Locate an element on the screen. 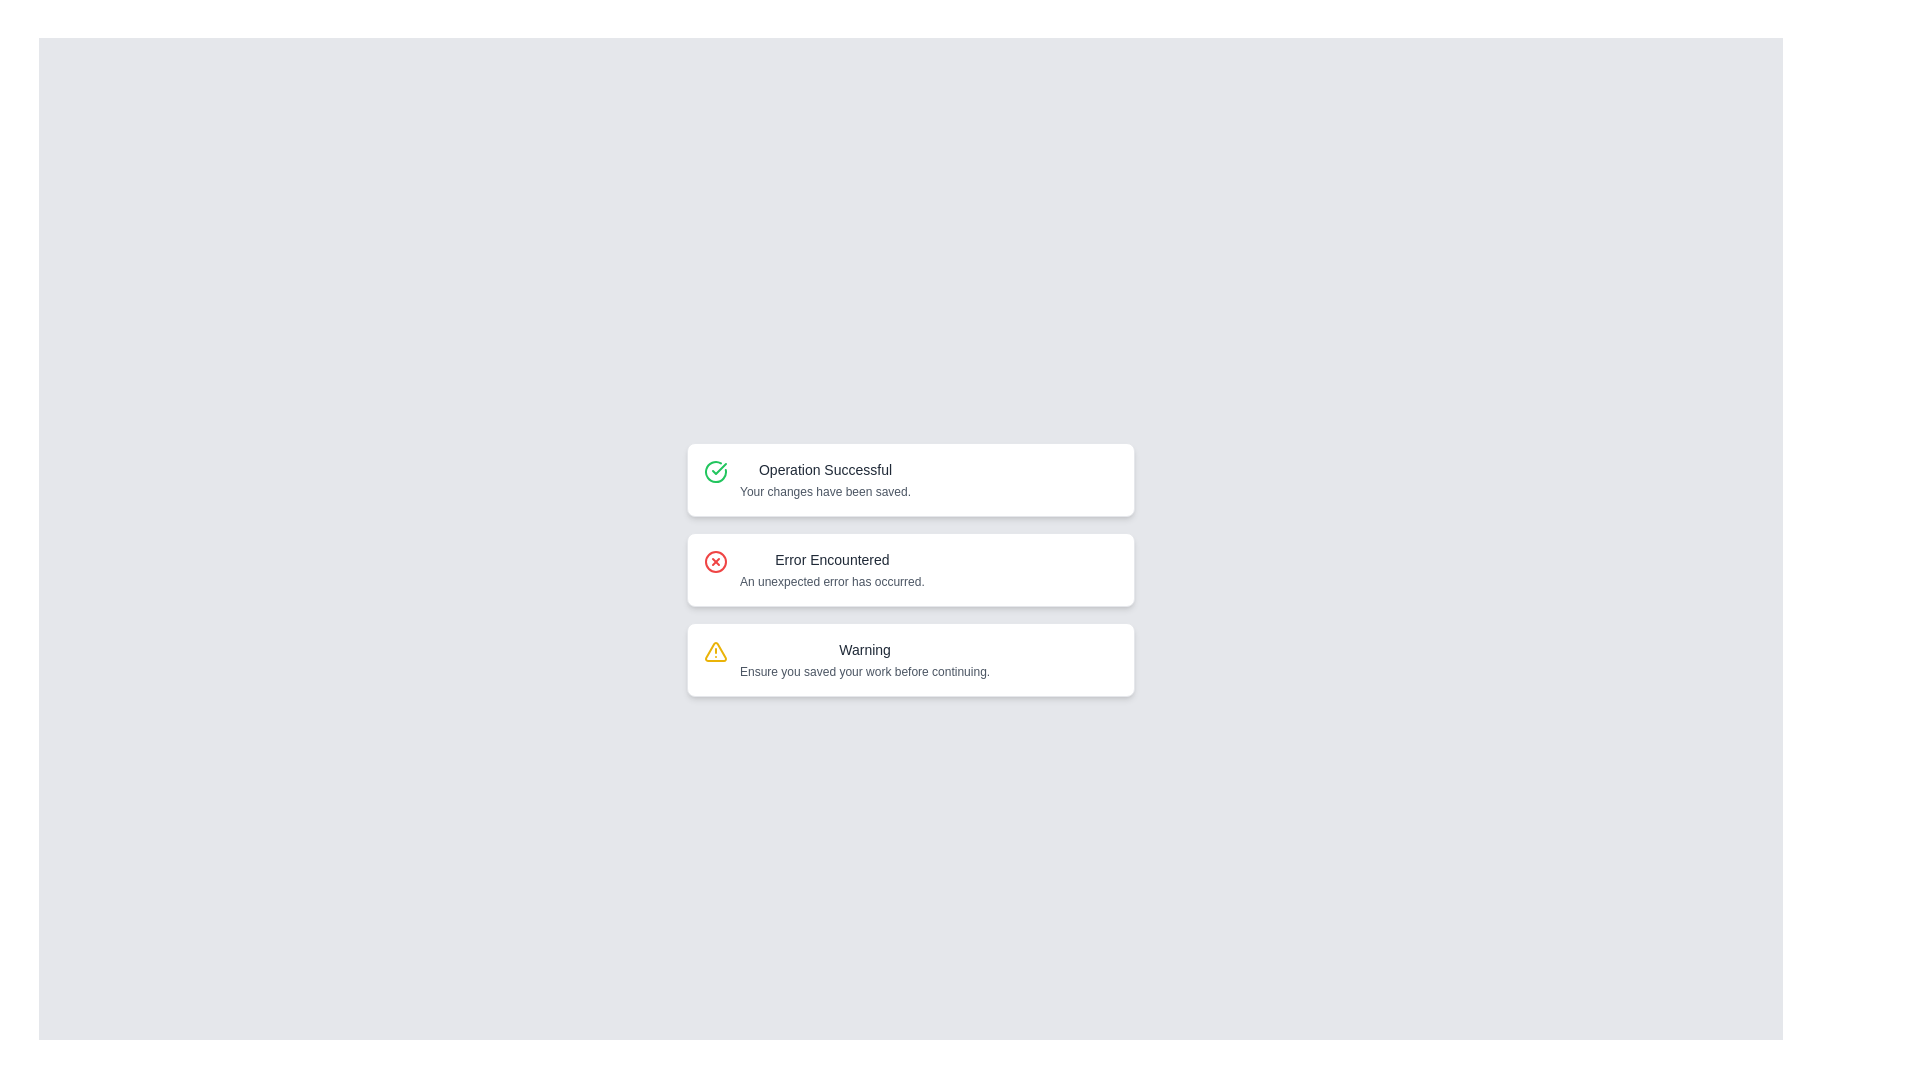 This screenshot has height=1080, width=1920. the heading text element indicating a successful operation, located above 'Your changes have been saved.' in the first notification card is located at coordinates (825, 470).